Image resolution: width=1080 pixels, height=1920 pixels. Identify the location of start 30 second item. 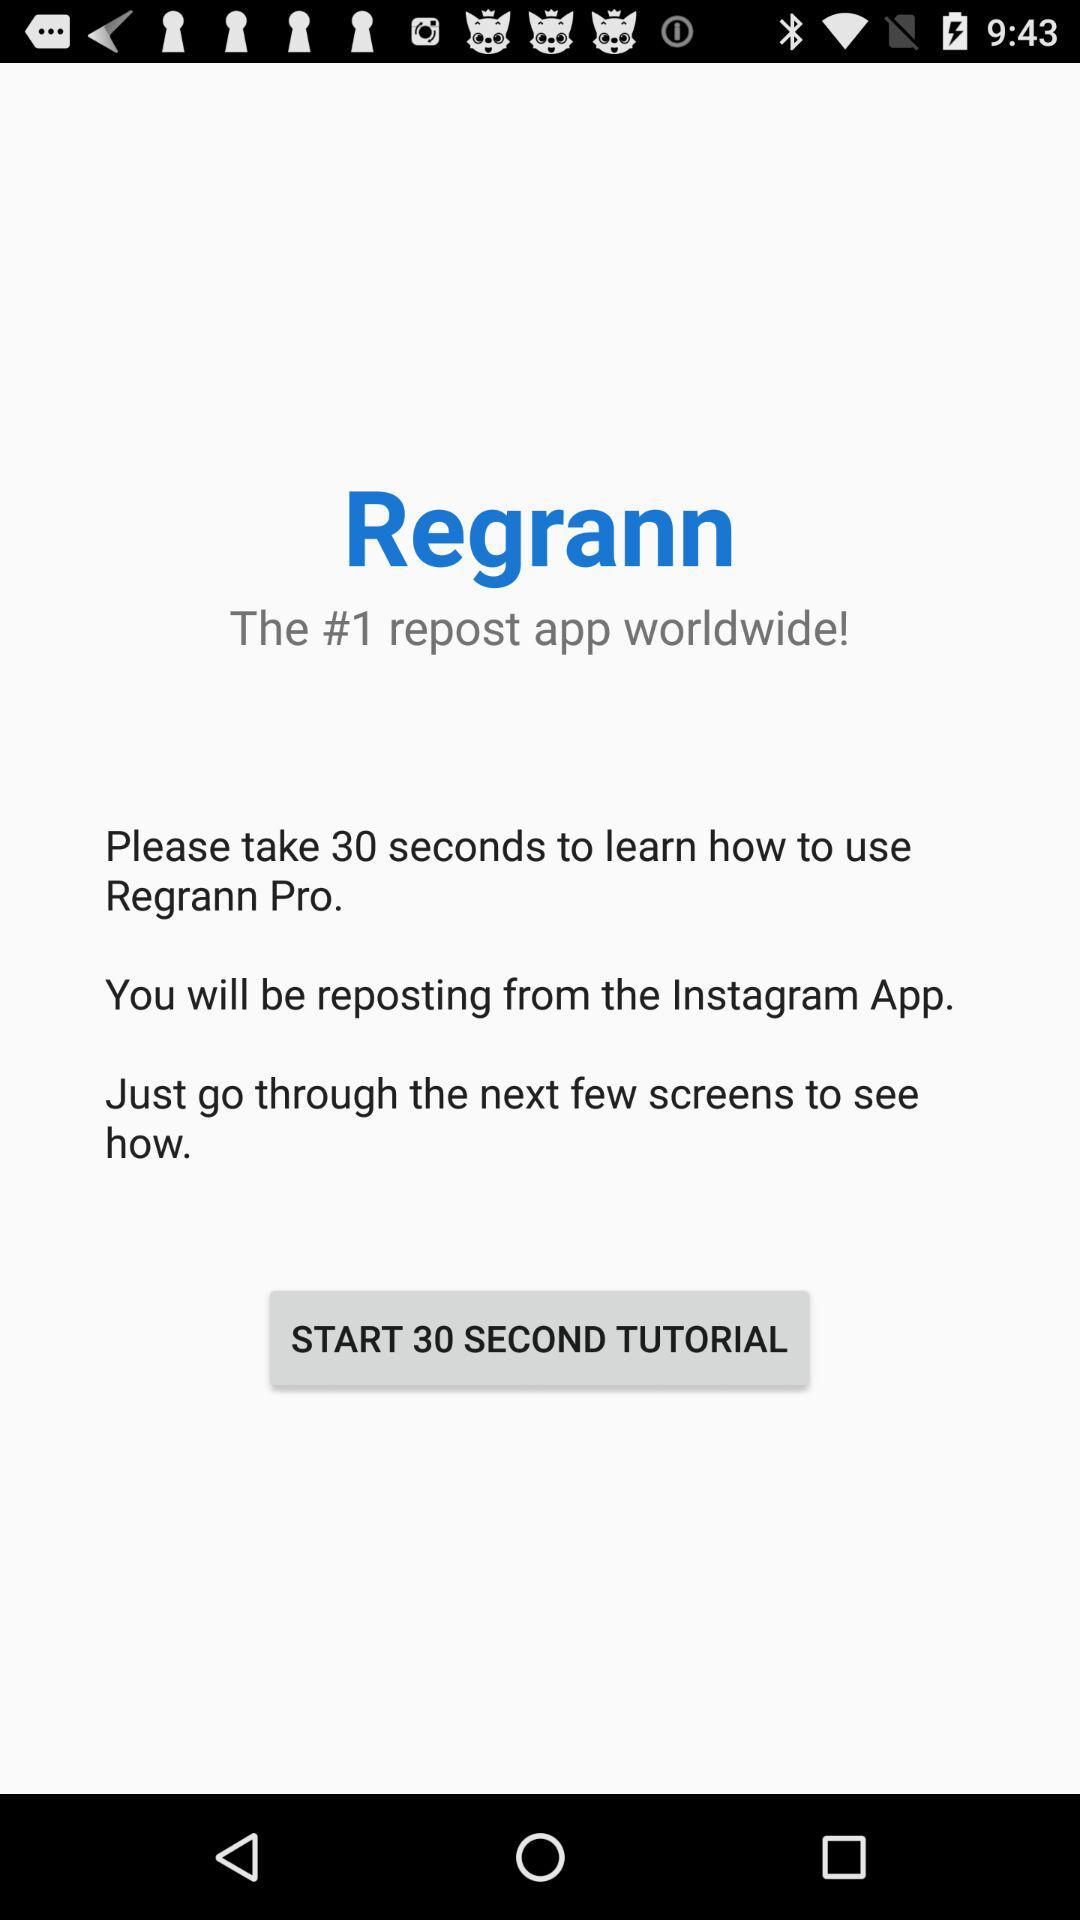
(538, 1338).